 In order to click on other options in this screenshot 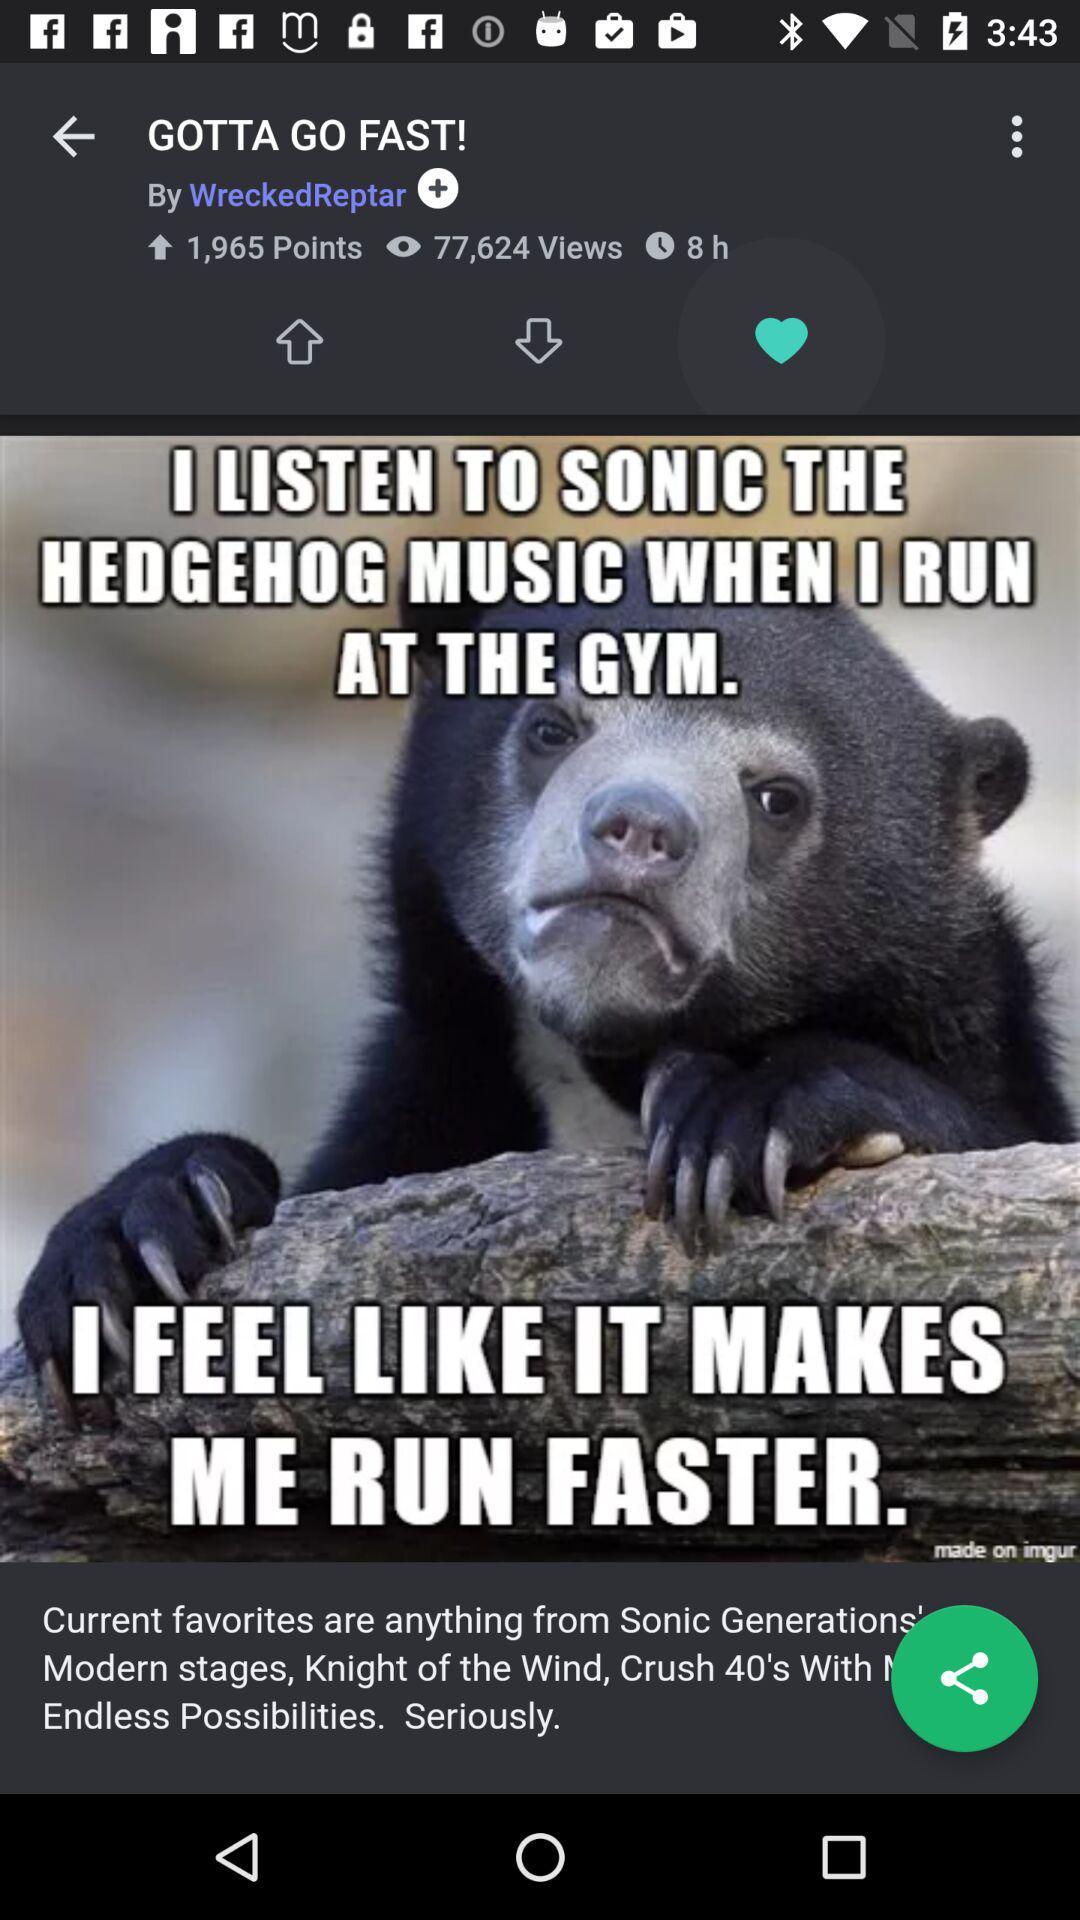, I will do `click(1017, 135)`.